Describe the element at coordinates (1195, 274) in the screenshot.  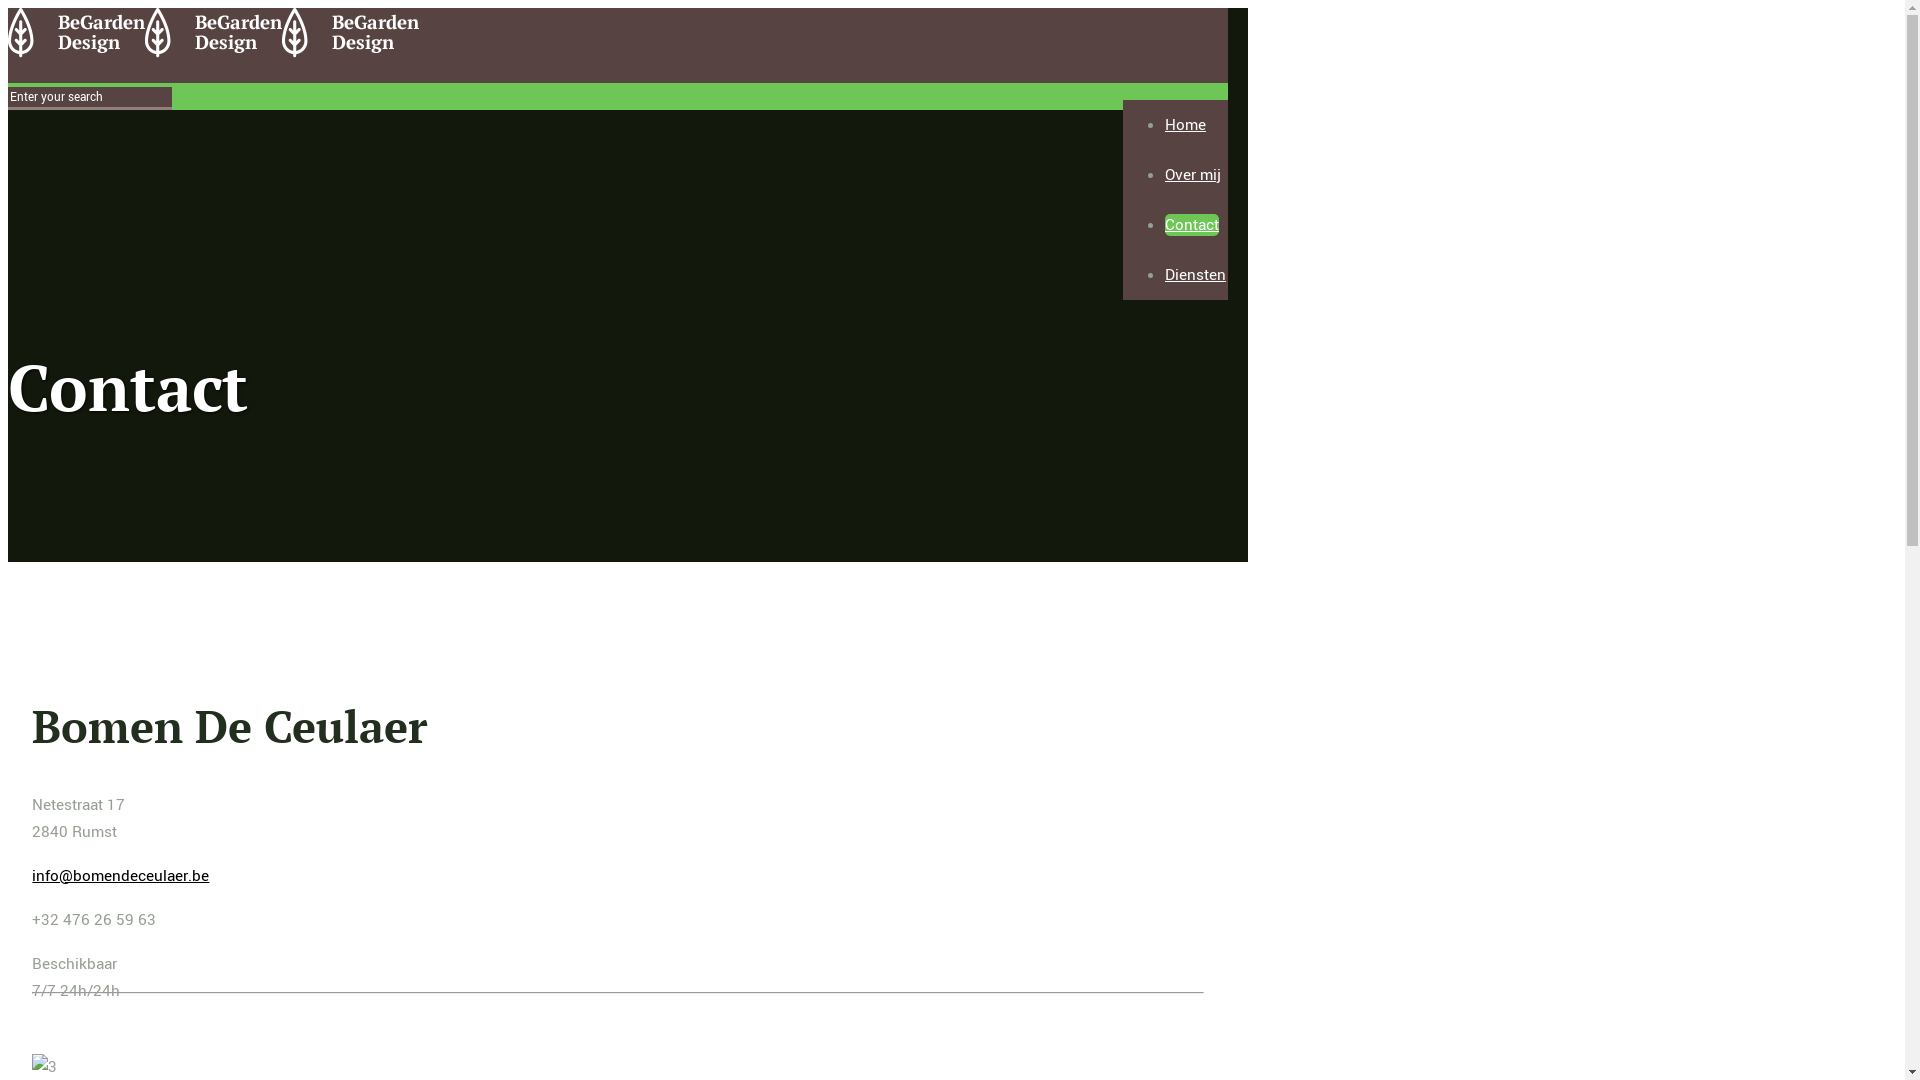
I see `'Diensten'` at that location.